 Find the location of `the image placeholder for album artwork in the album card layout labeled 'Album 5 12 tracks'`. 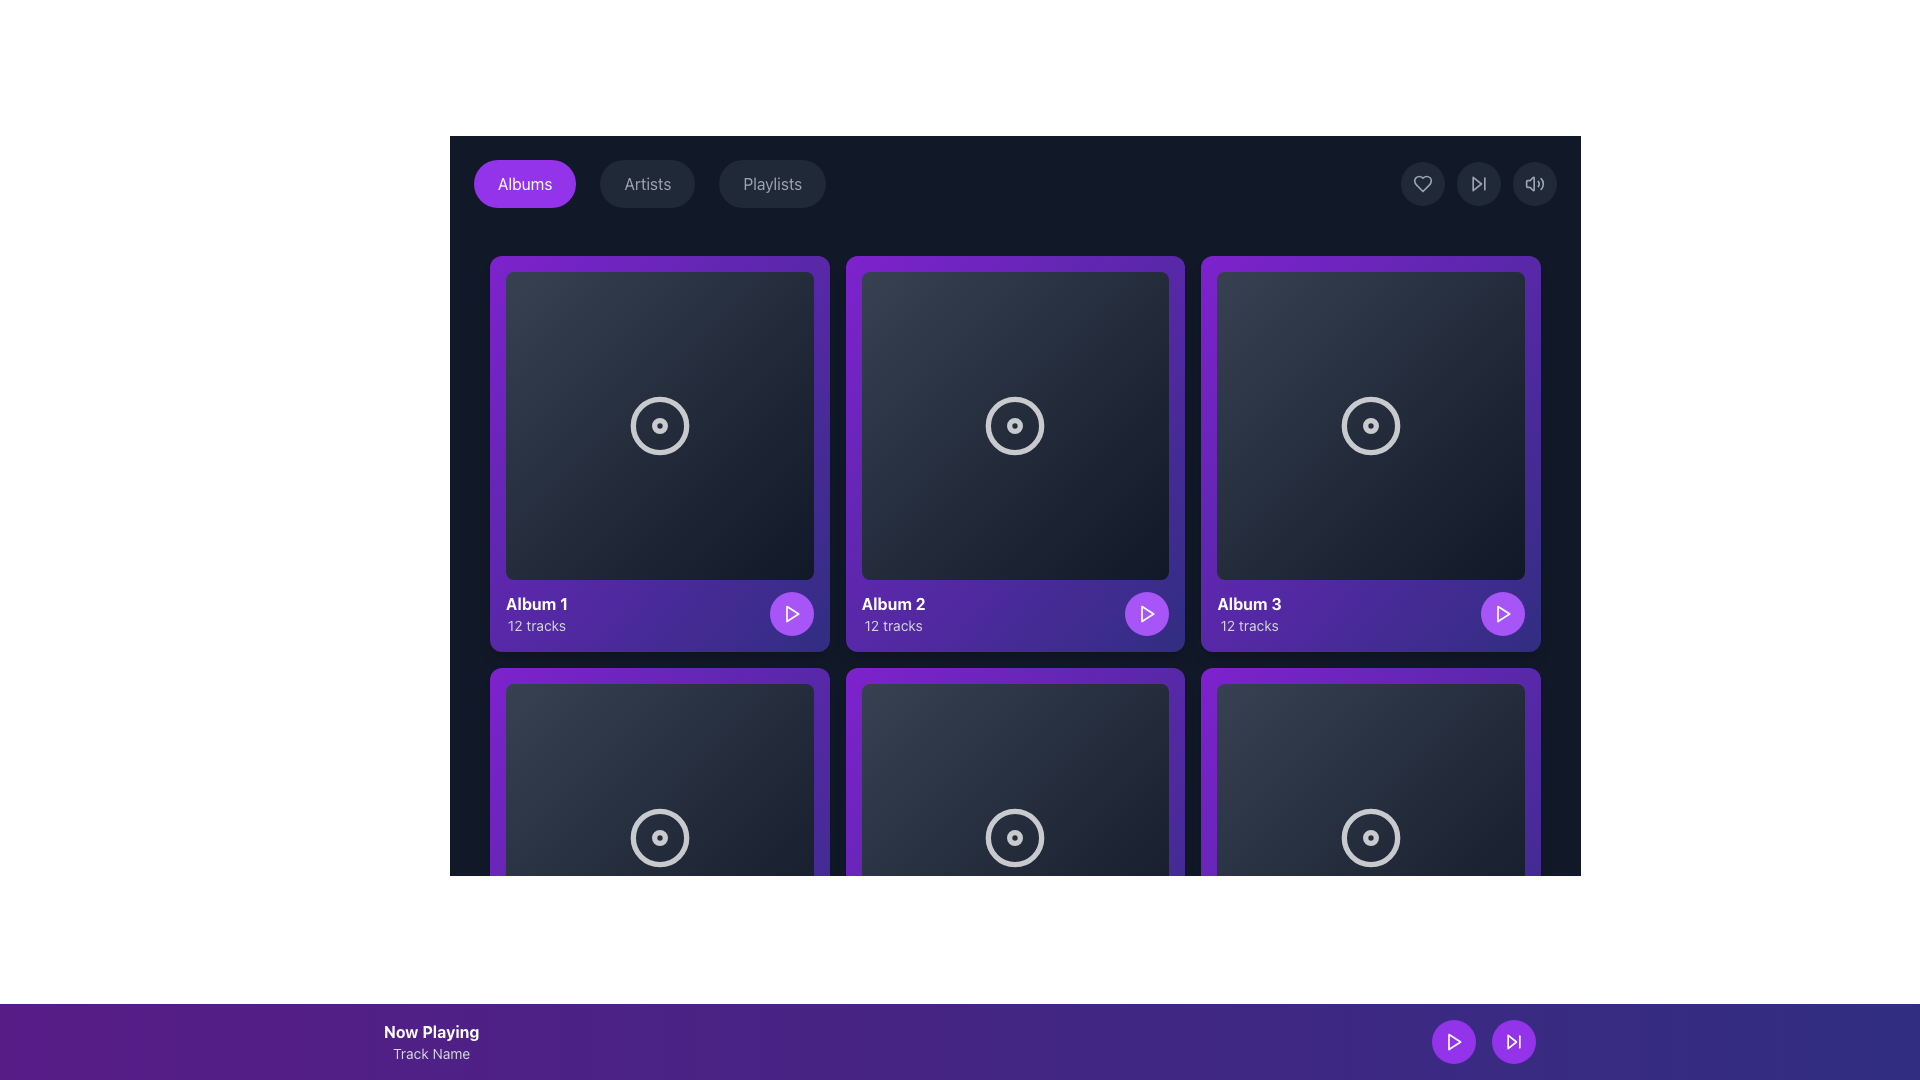

the image placeholder for album artwork in the album card layout labeled 'Album 5 12 tracks' is located at coordinates (1015, 837).